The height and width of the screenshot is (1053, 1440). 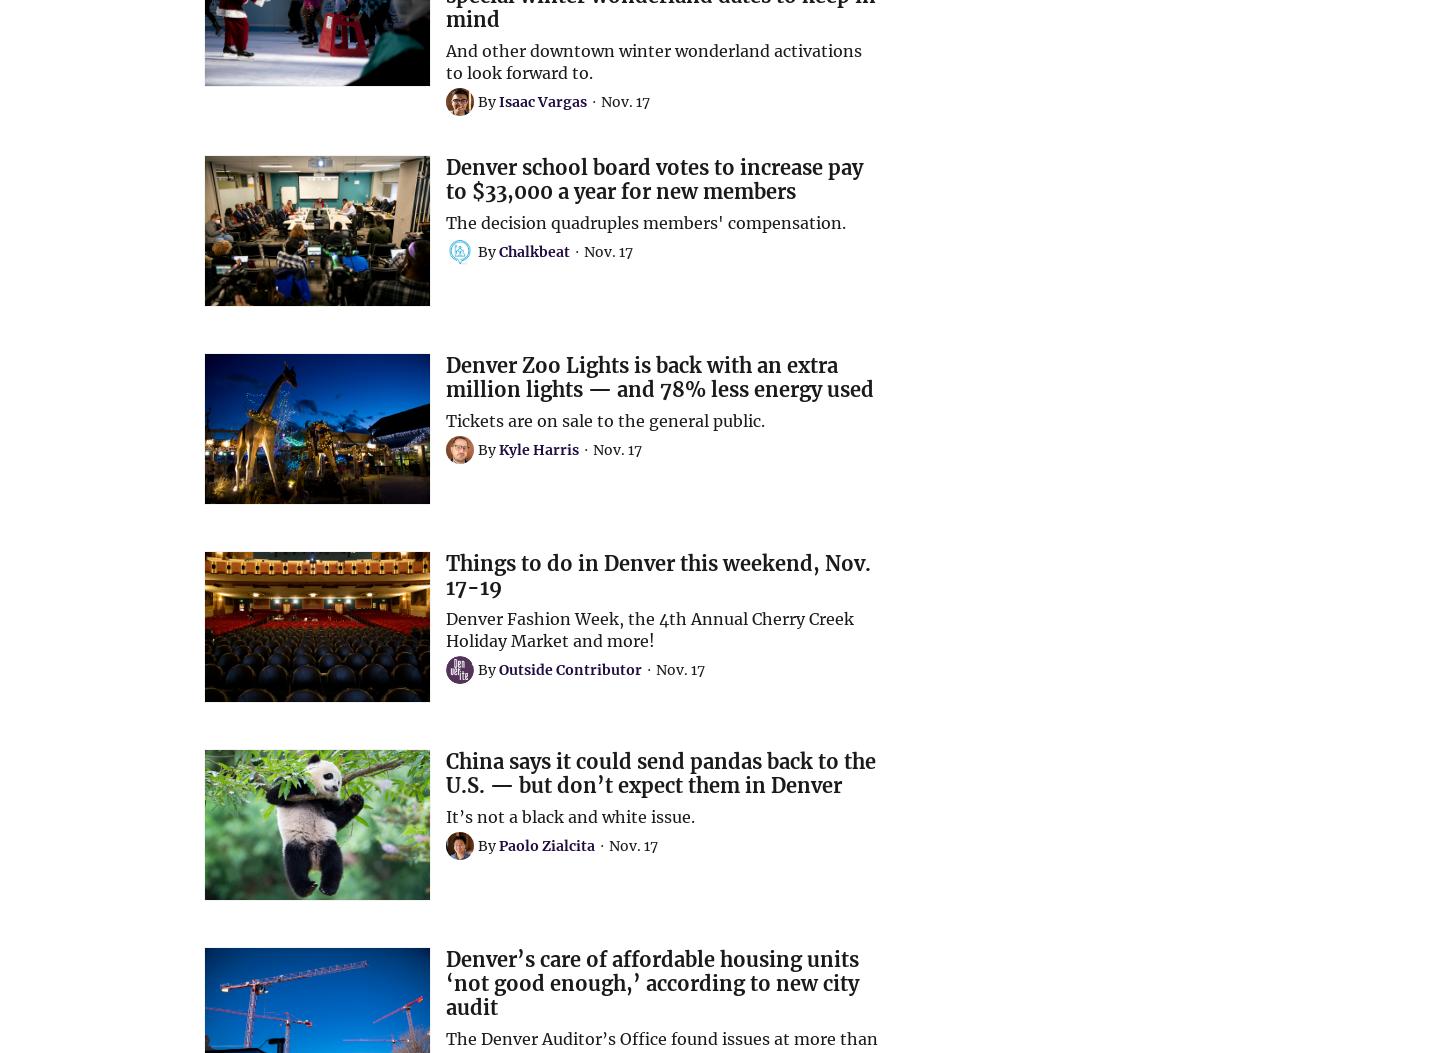 I want to click on 'Denver’s care of affordable housing units ‘not good enough,’ according to new city audit', so click(x=651, y=983).